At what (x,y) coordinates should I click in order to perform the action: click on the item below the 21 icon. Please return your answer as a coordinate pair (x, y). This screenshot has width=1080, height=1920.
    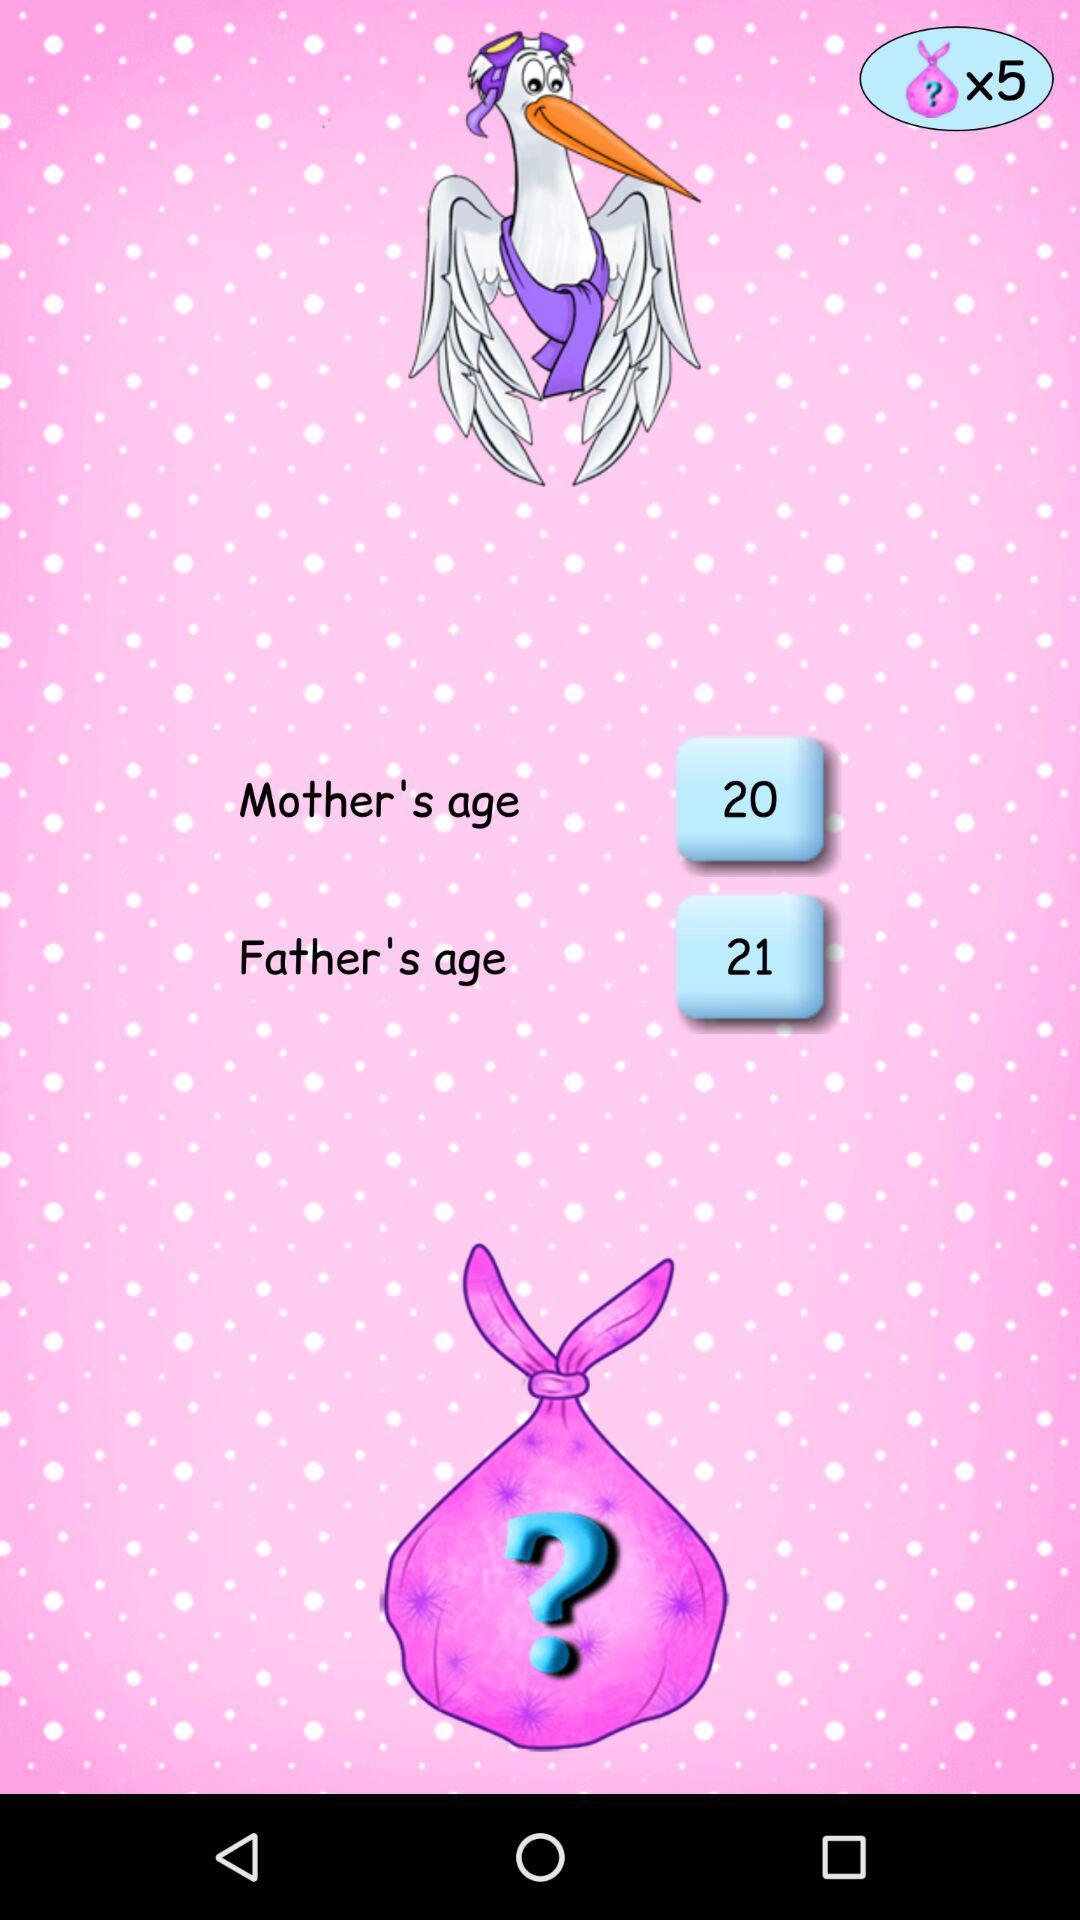
    Looking at the image, I should click on (538, 1495).